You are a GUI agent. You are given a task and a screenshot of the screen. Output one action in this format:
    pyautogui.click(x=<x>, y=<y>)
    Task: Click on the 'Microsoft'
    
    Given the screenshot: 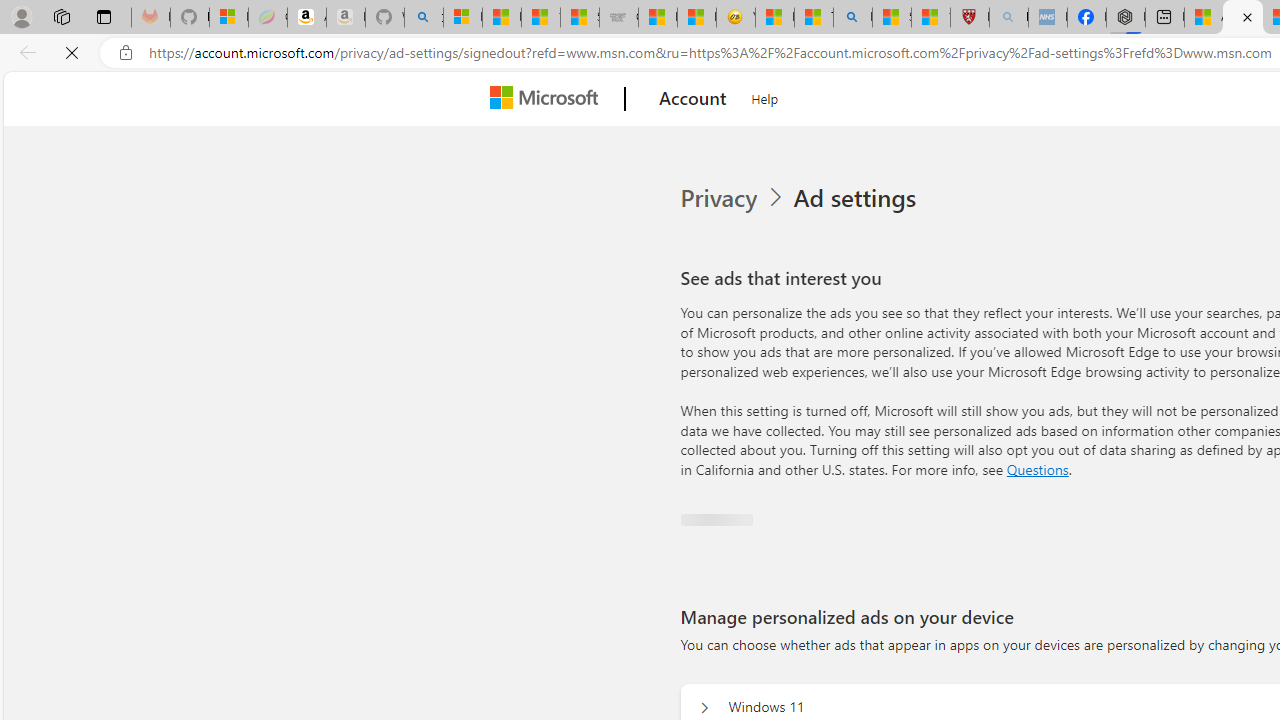 What is the action you would take?
    pyautogui.click(x=548, y=99)
    